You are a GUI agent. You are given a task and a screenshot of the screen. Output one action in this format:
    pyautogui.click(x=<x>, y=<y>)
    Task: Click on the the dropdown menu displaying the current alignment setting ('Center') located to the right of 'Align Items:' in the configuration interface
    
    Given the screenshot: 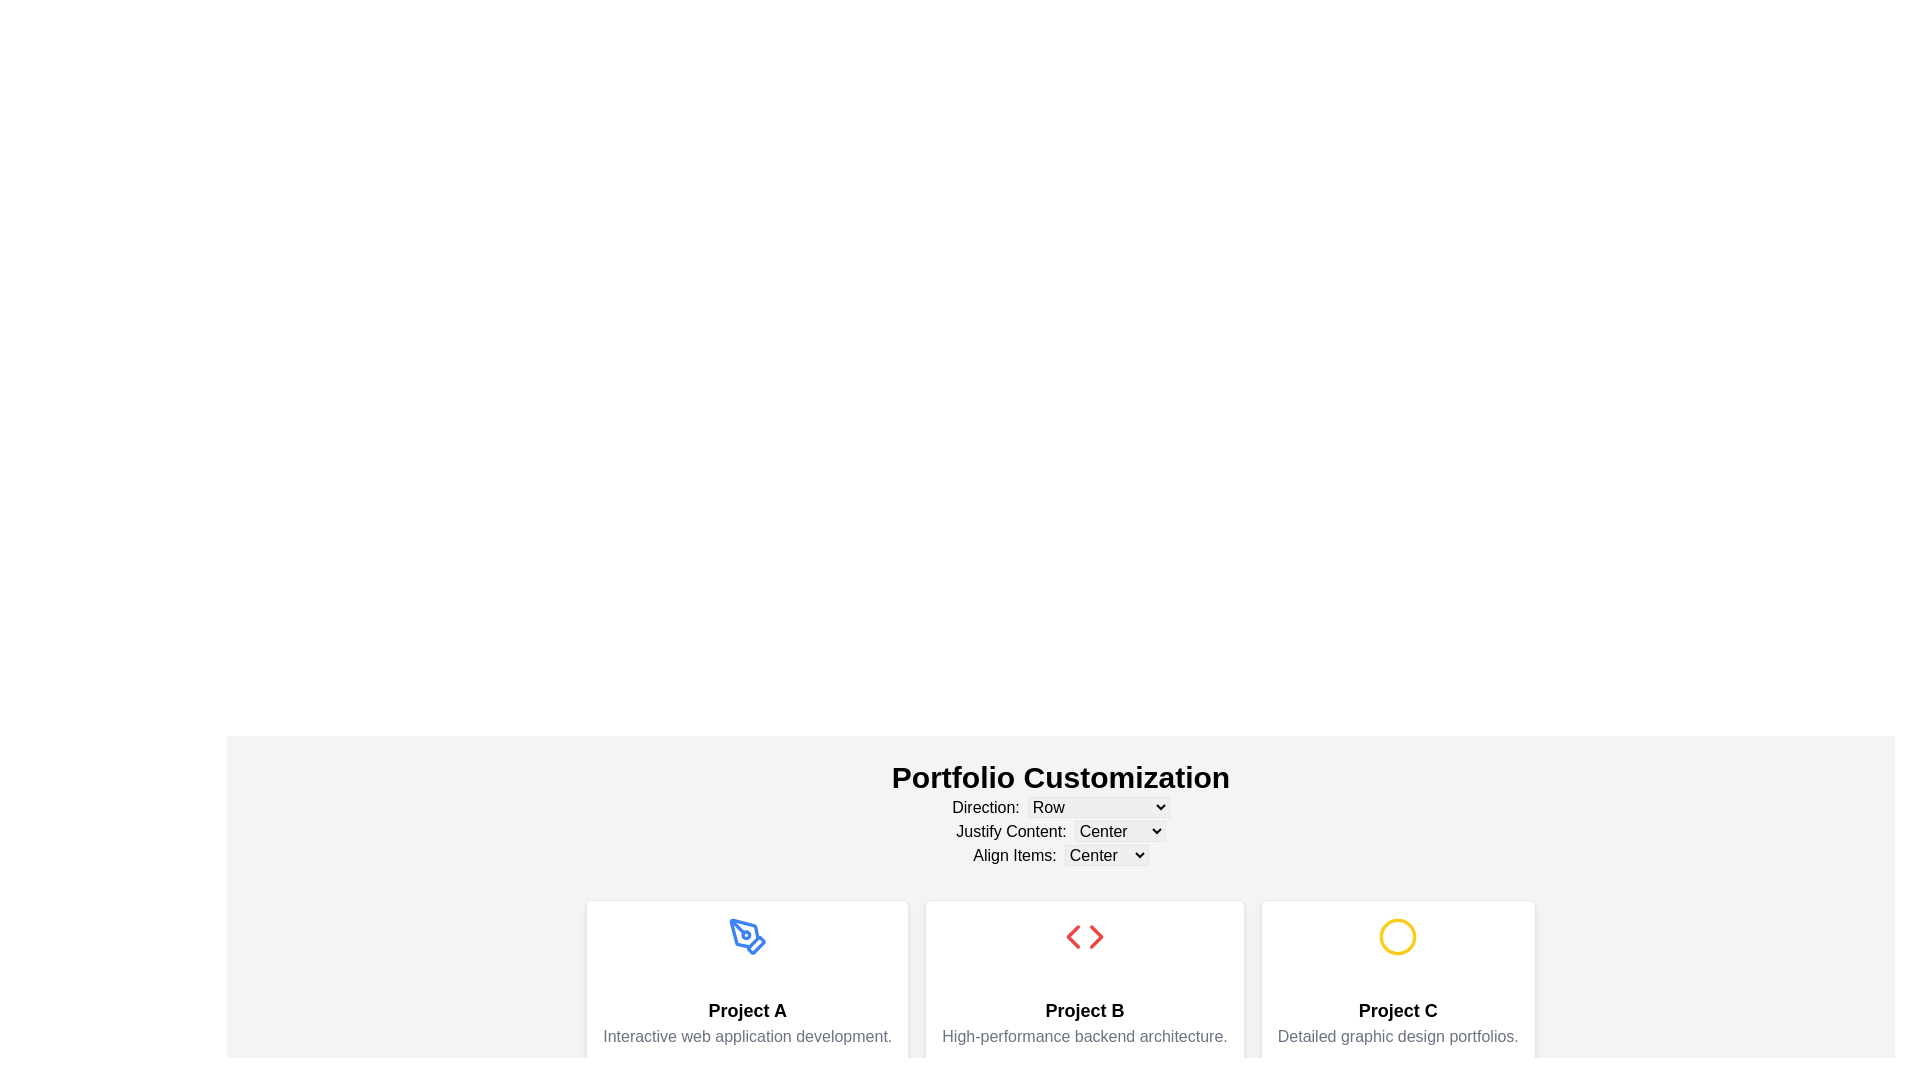 What is the action you would take?
    pyautogui.click(x=1105, y=855)
    